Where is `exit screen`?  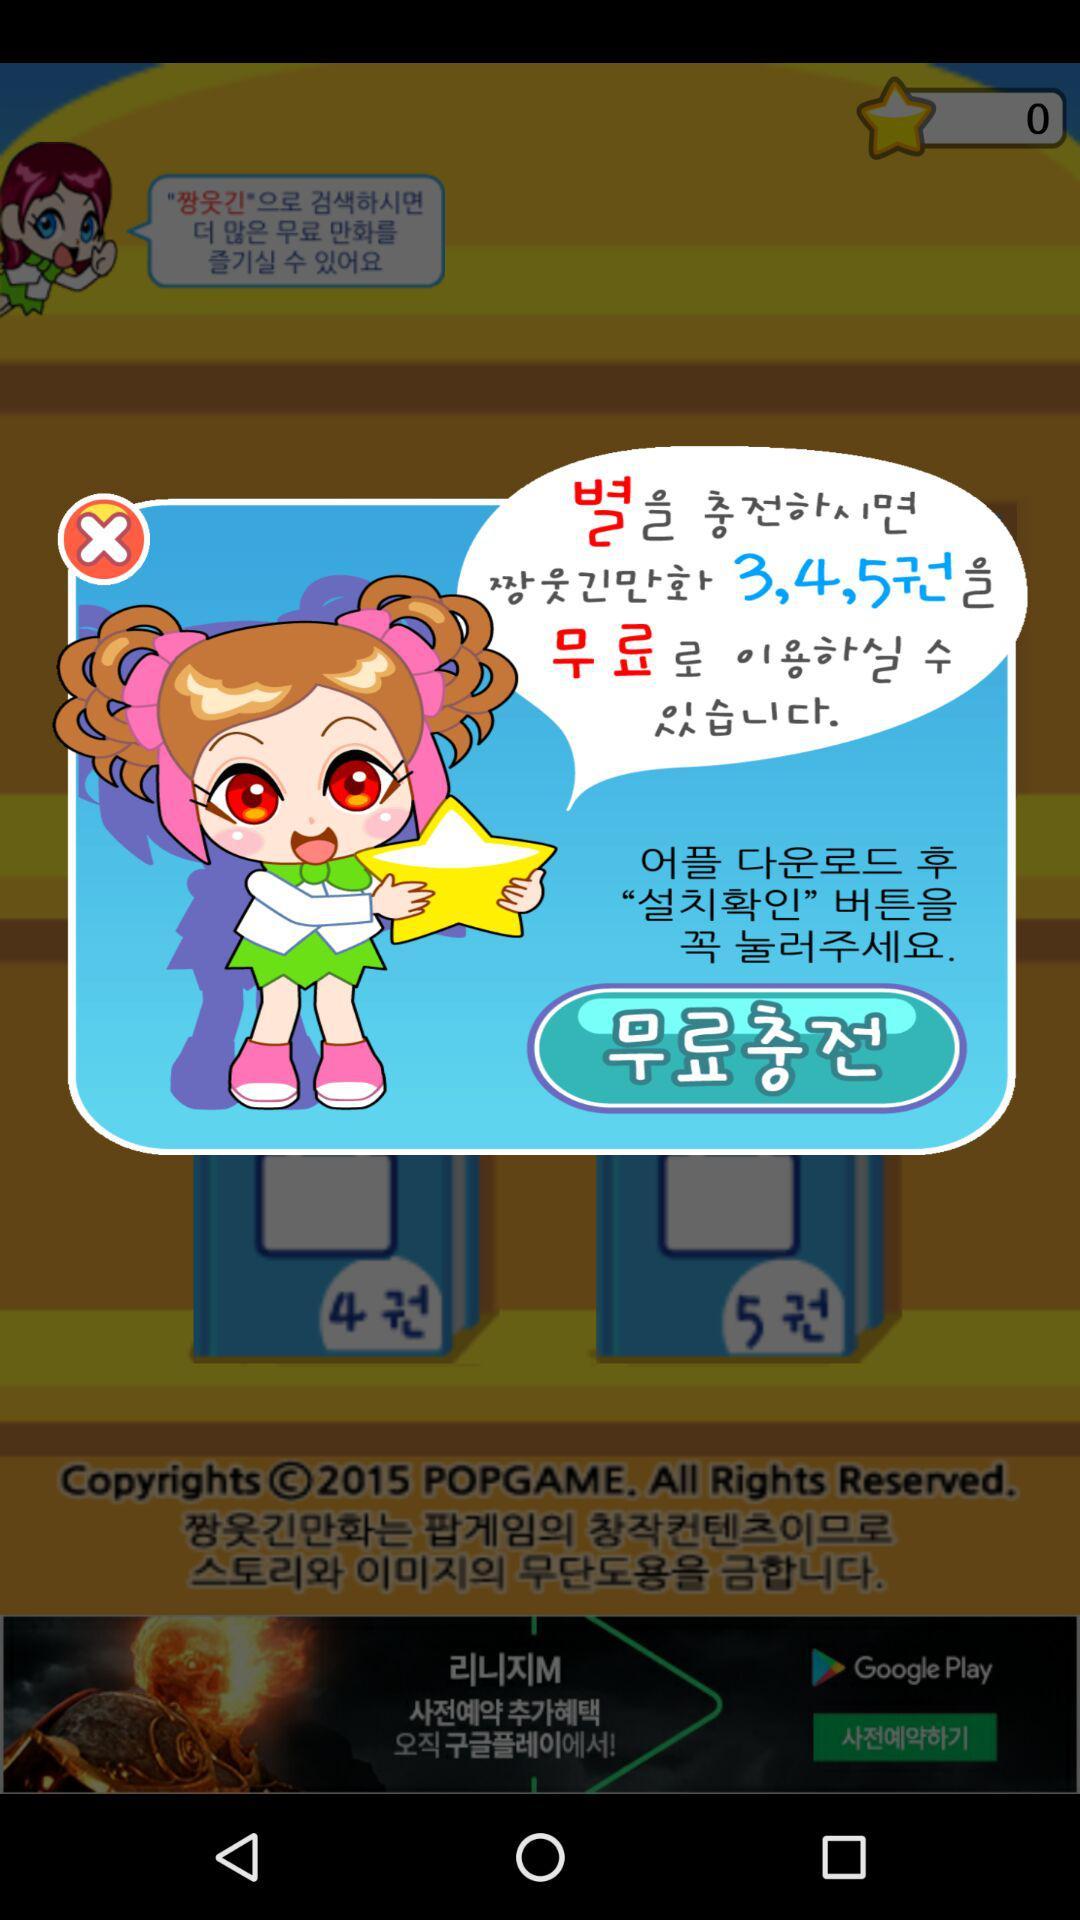 exit screen is located at coordinates (103, 539).